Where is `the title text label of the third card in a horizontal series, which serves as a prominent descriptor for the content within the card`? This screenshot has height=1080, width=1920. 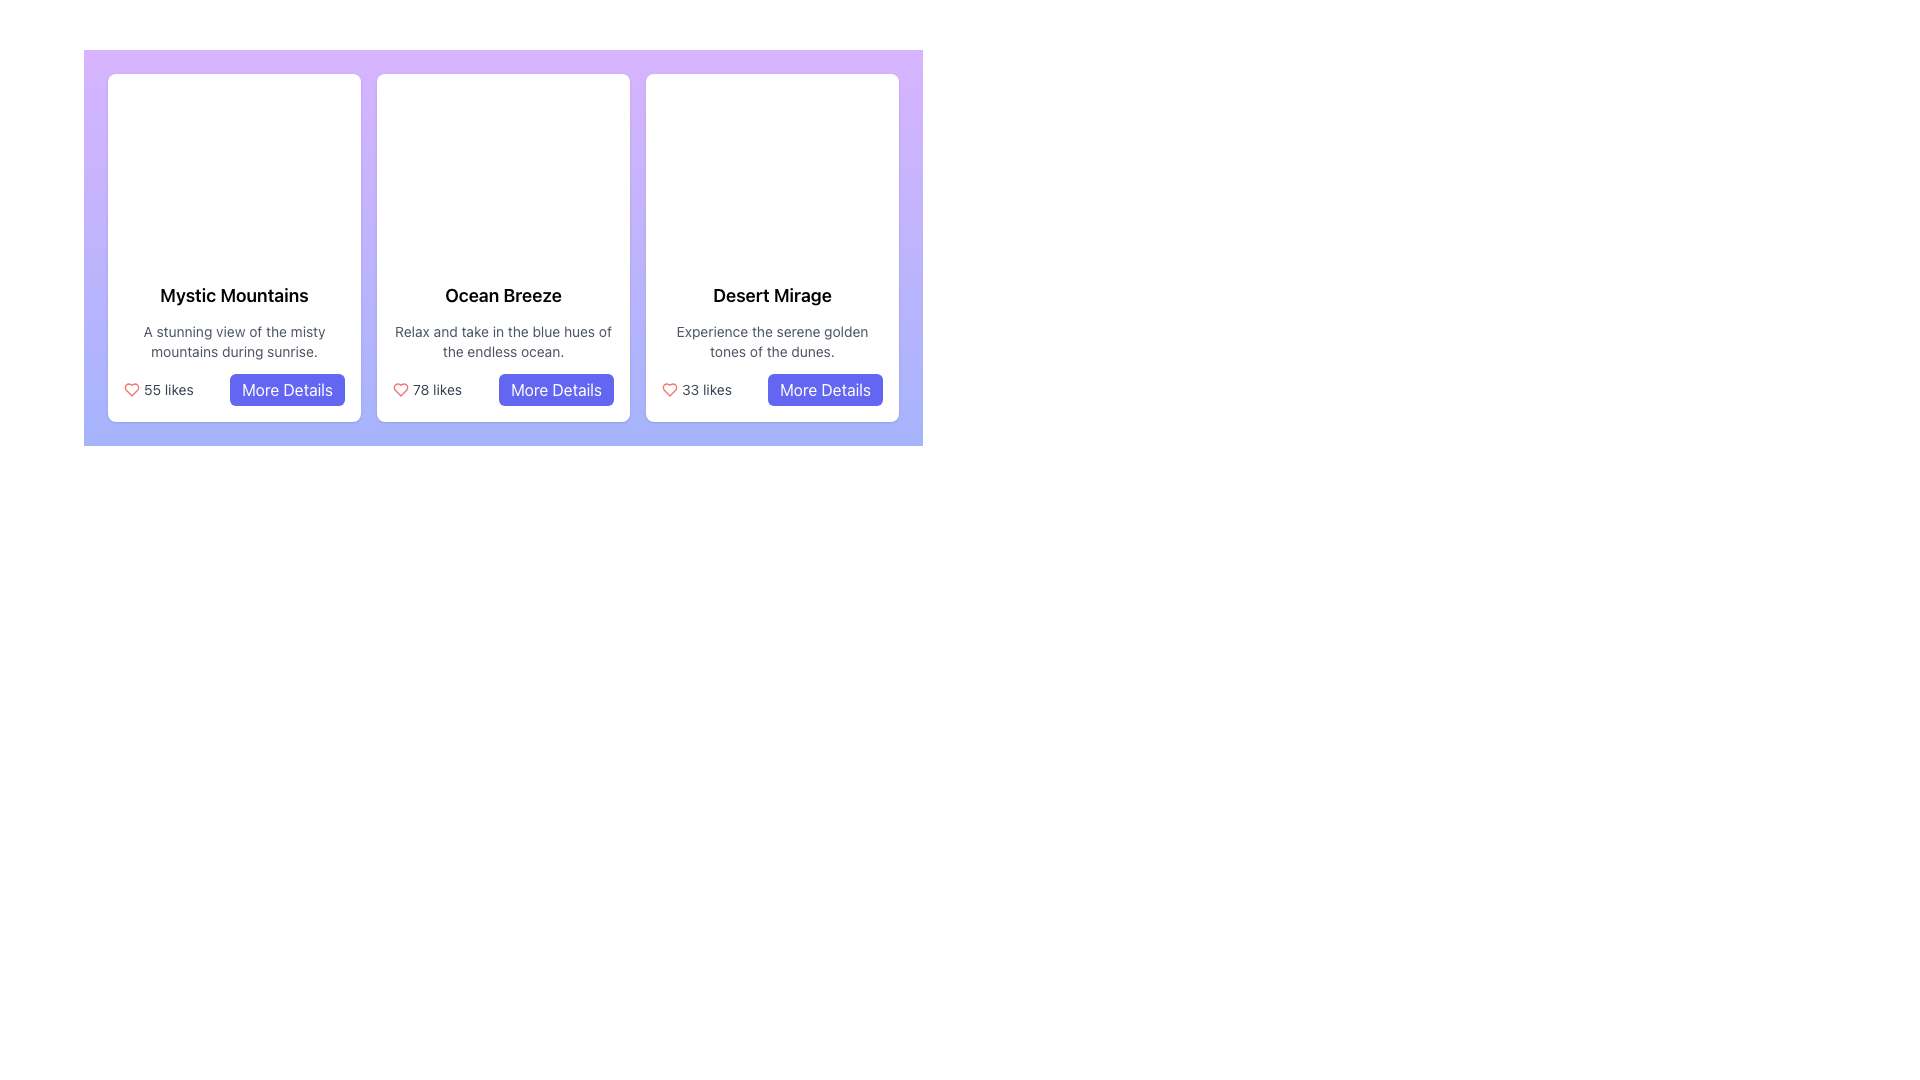
the title text label of the third card in a horizontal series, which serves as a prominent descriptor for the content within the card is located at coordinates (771, 296).